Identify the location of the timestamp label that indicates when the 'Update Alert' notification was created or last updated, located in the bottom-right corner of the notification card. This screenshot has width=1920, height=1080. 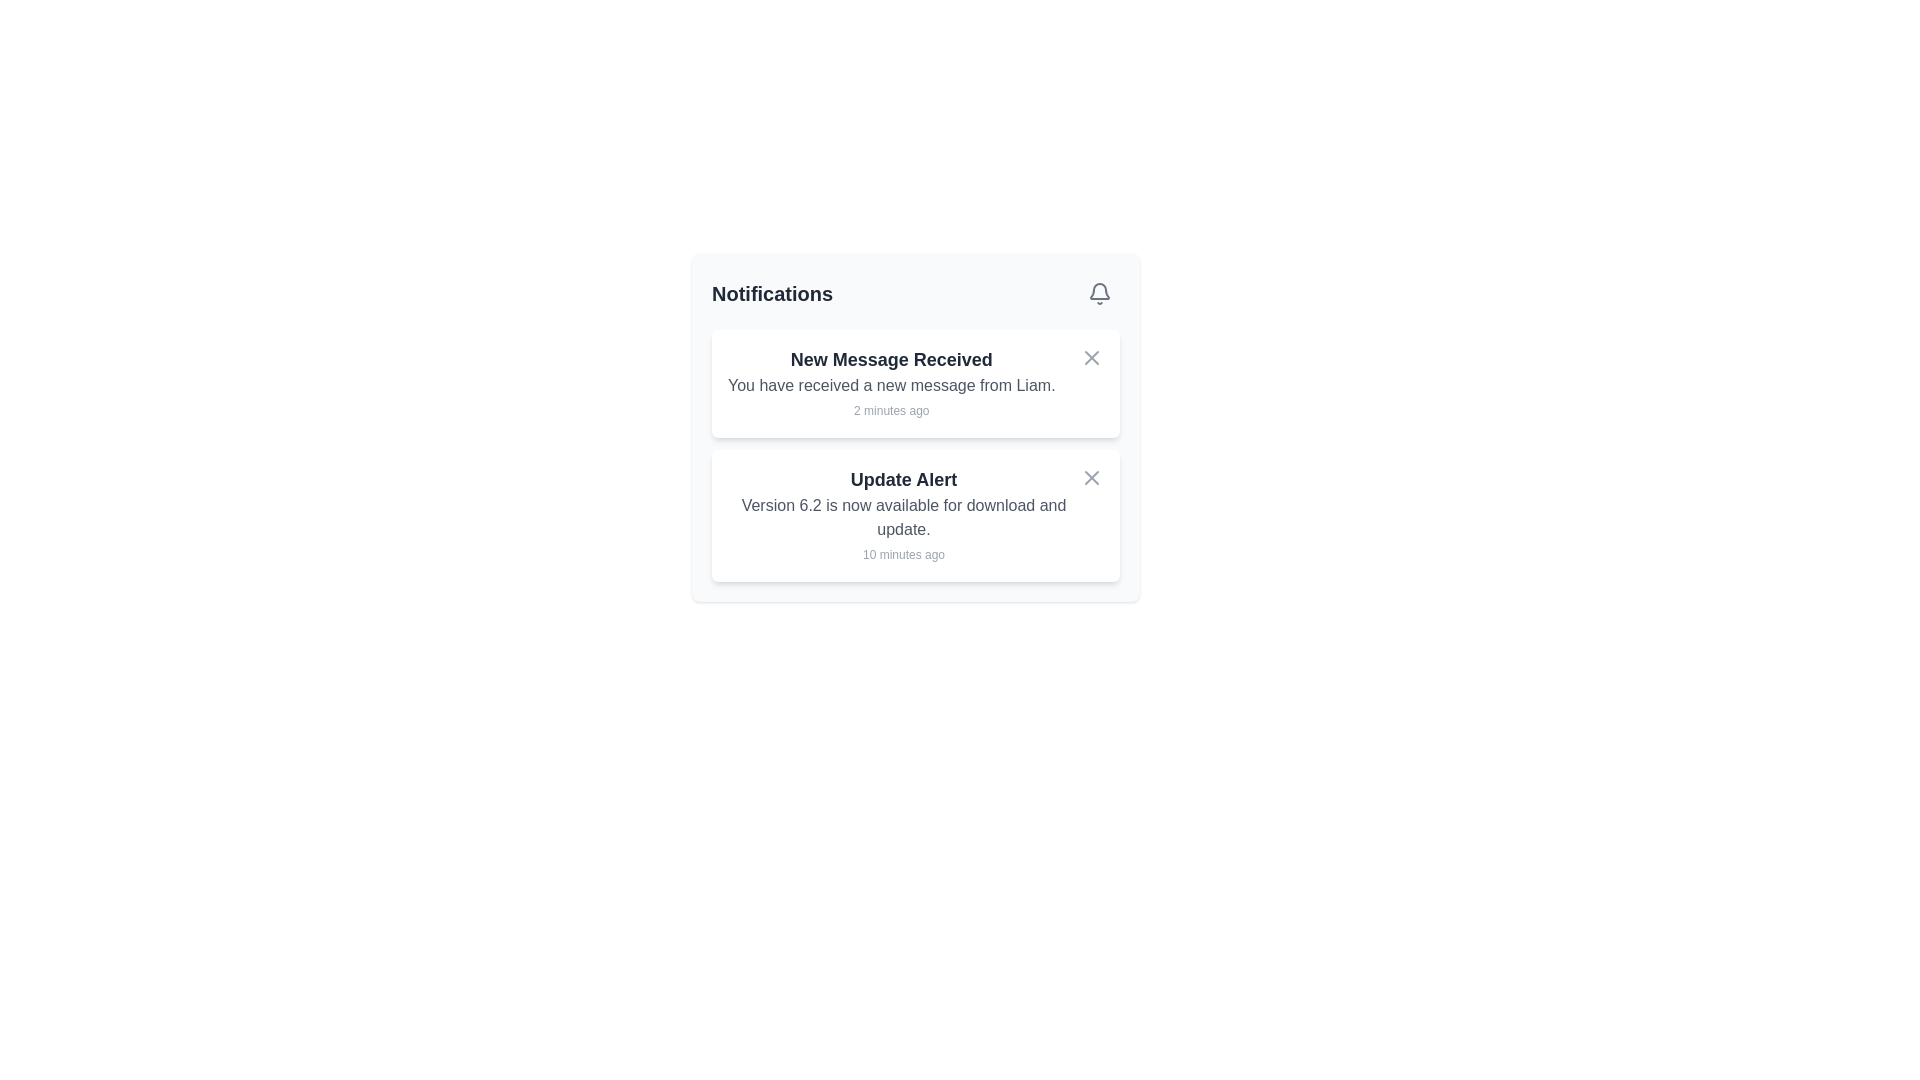
(902, 555).